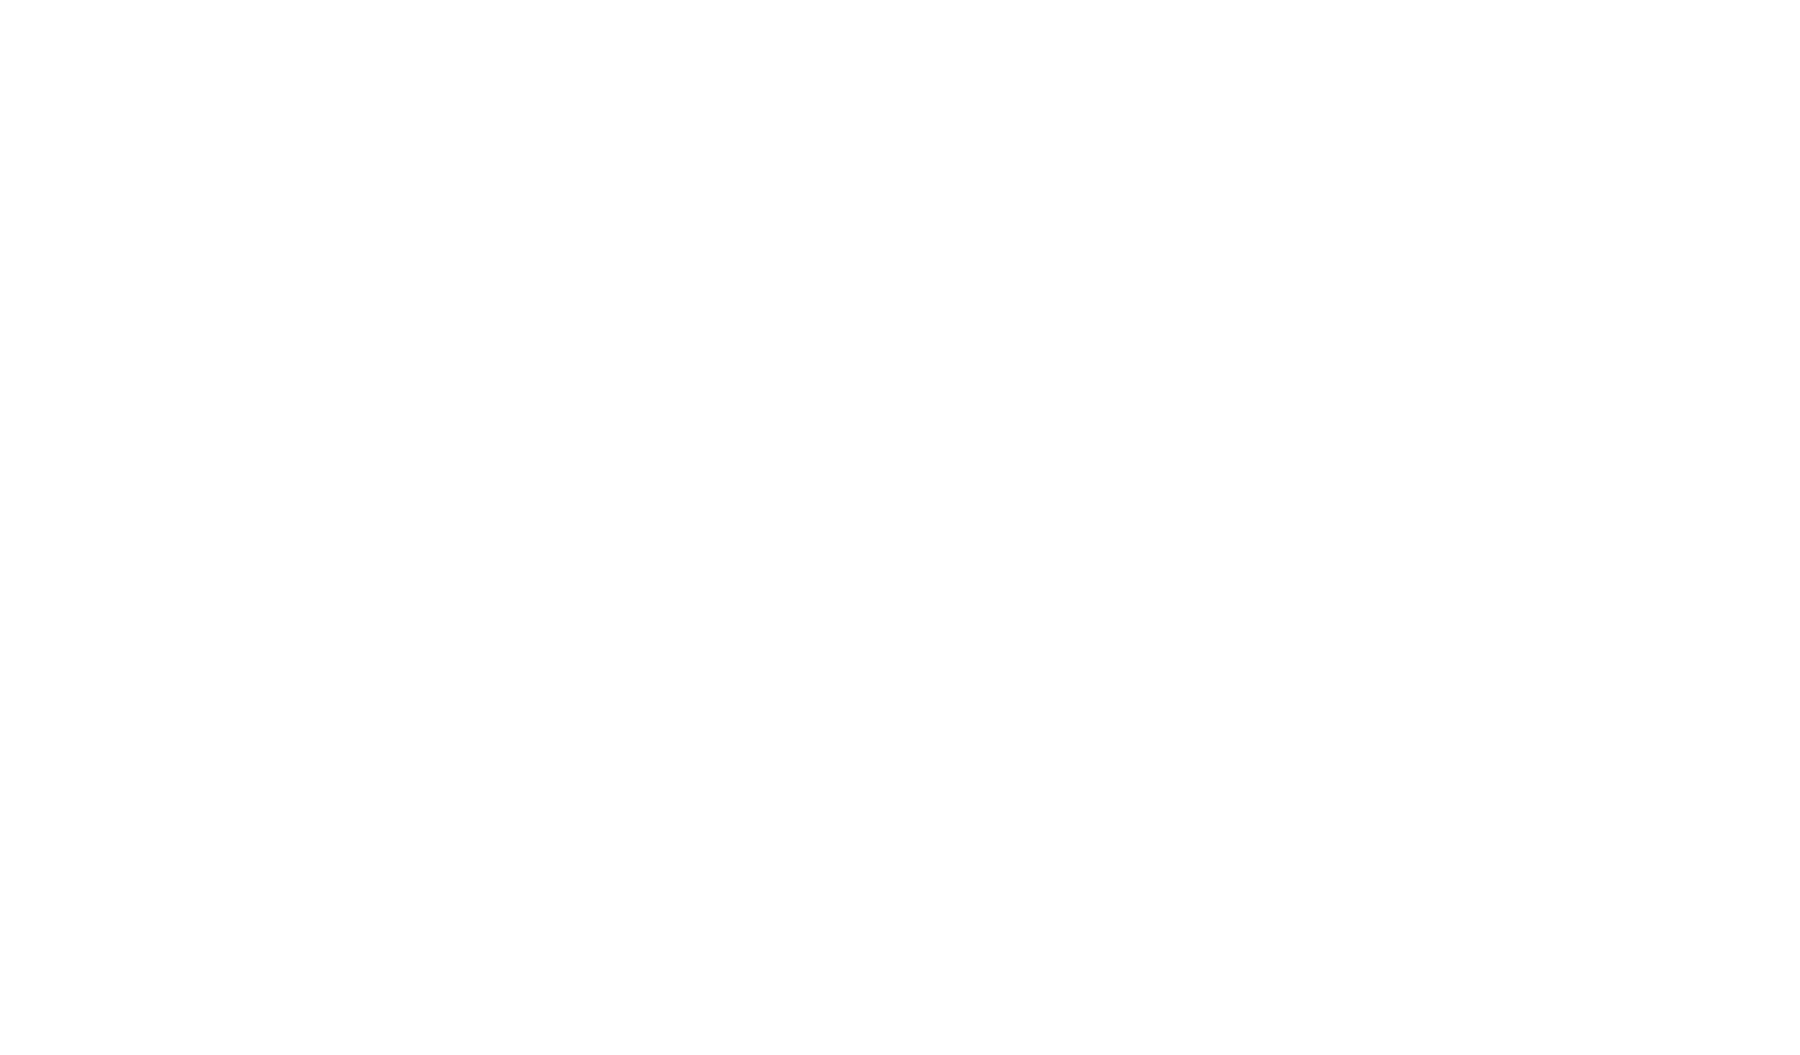 Image resolution: width=1800 pixels, height=1055 pixels. I want to click on 'DE', so click(450, 39).